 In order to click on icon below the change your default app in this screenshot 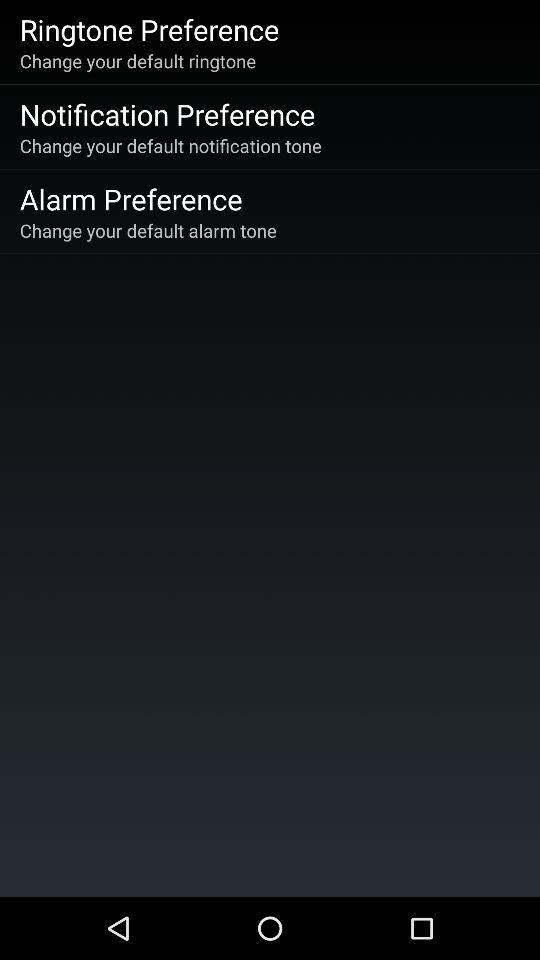, I will do `click(131, 198)`.